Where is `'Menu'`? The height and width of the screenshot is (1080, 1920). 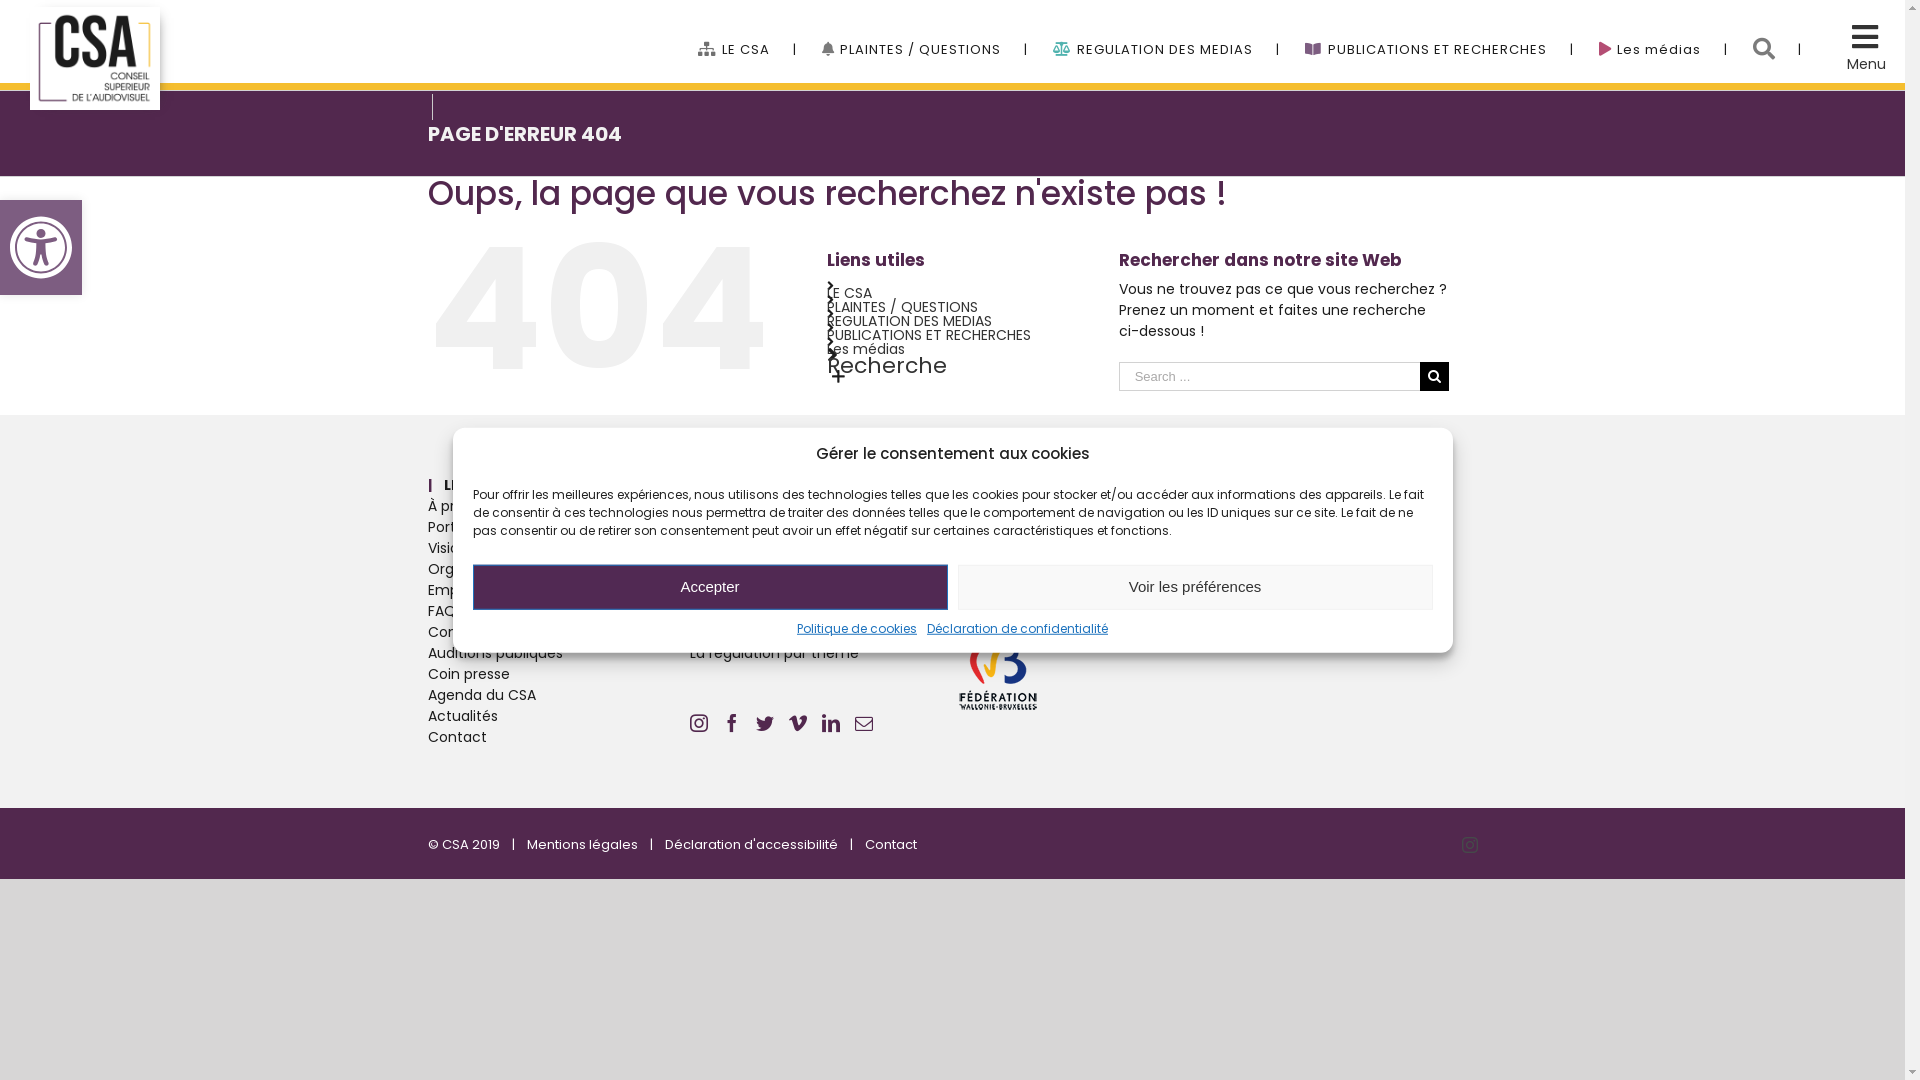 'Menu' is located at coordinates (1865, 63).